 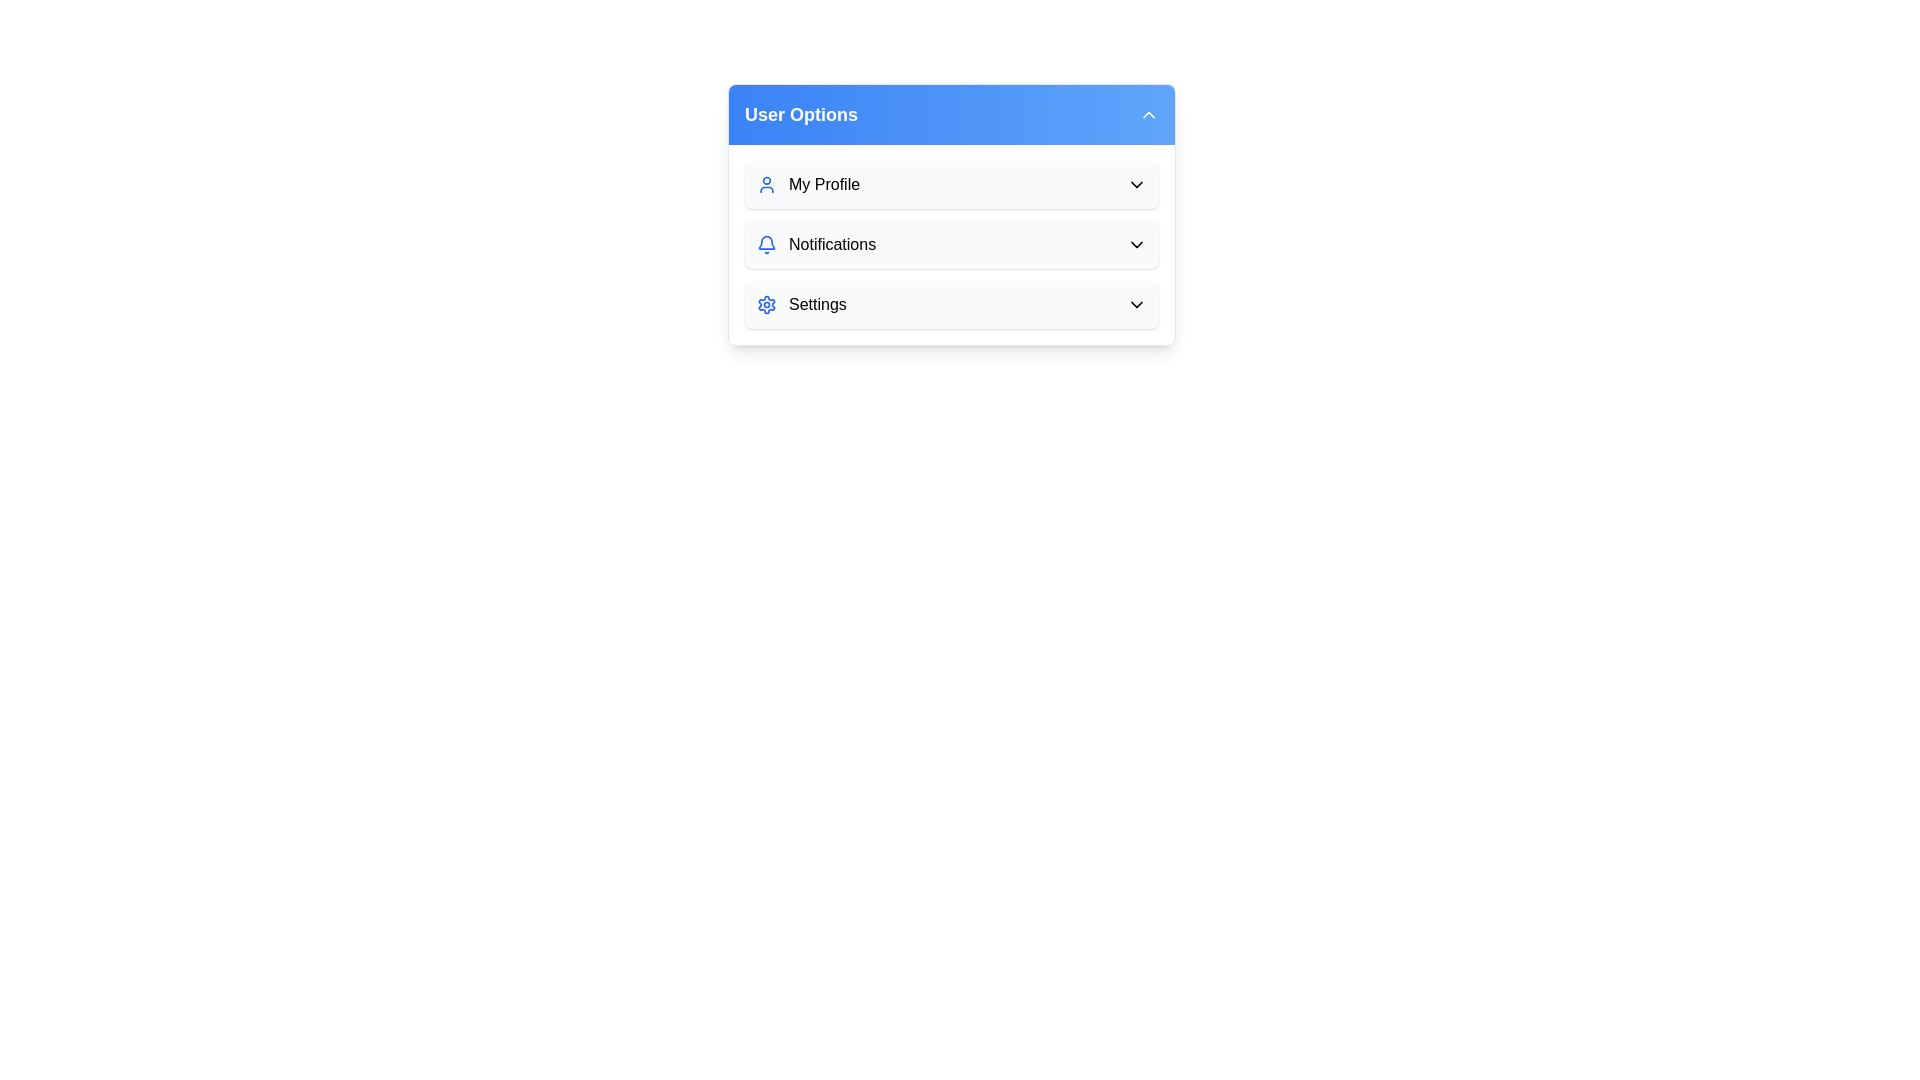 What do you see at coordinates (816, 244) in the screenshot?
I see `the 'Notifications' menu item located below 'My Profile' and above 'Settings' in the 'User Options' card` at bounding box center [816, 244].